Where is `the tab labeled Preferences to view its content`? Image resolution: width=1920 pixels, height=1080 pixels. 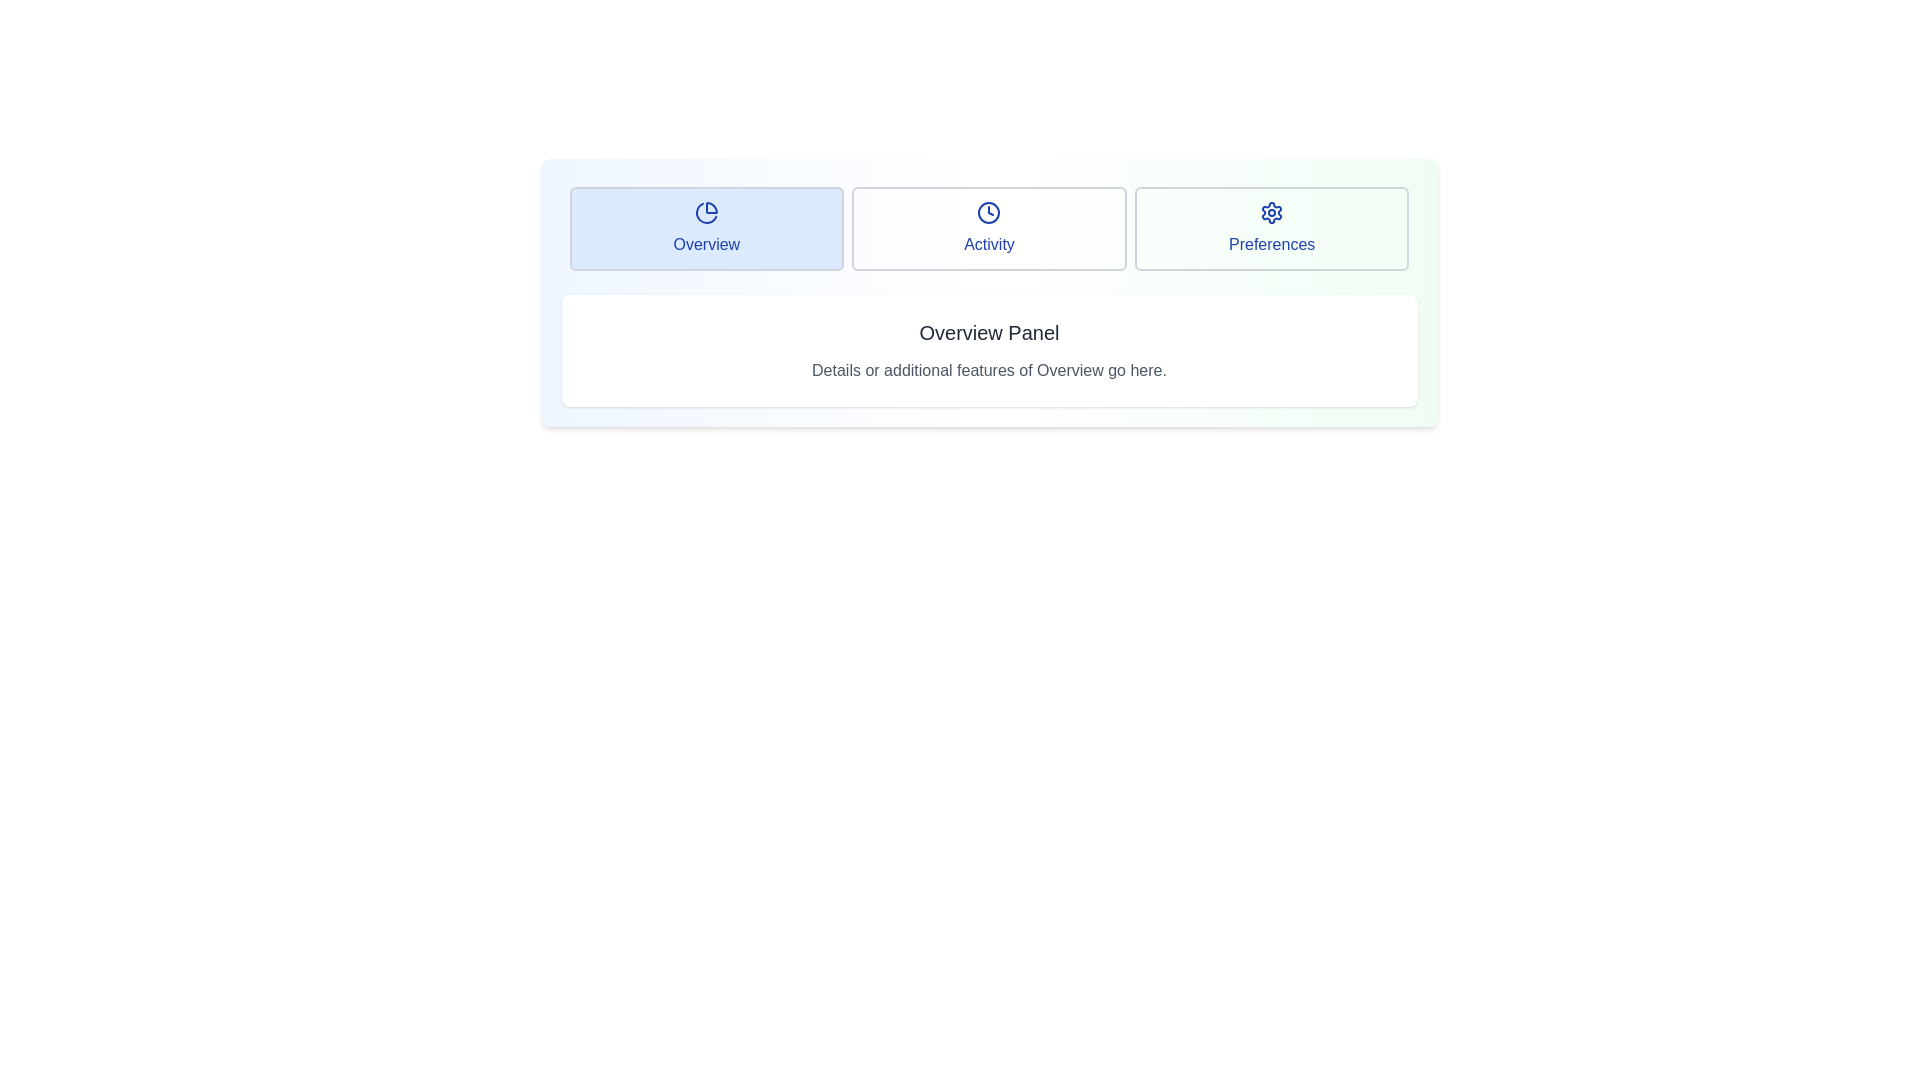 the tab labeled Preferences to view its content is located at coordinates (1271, 227).